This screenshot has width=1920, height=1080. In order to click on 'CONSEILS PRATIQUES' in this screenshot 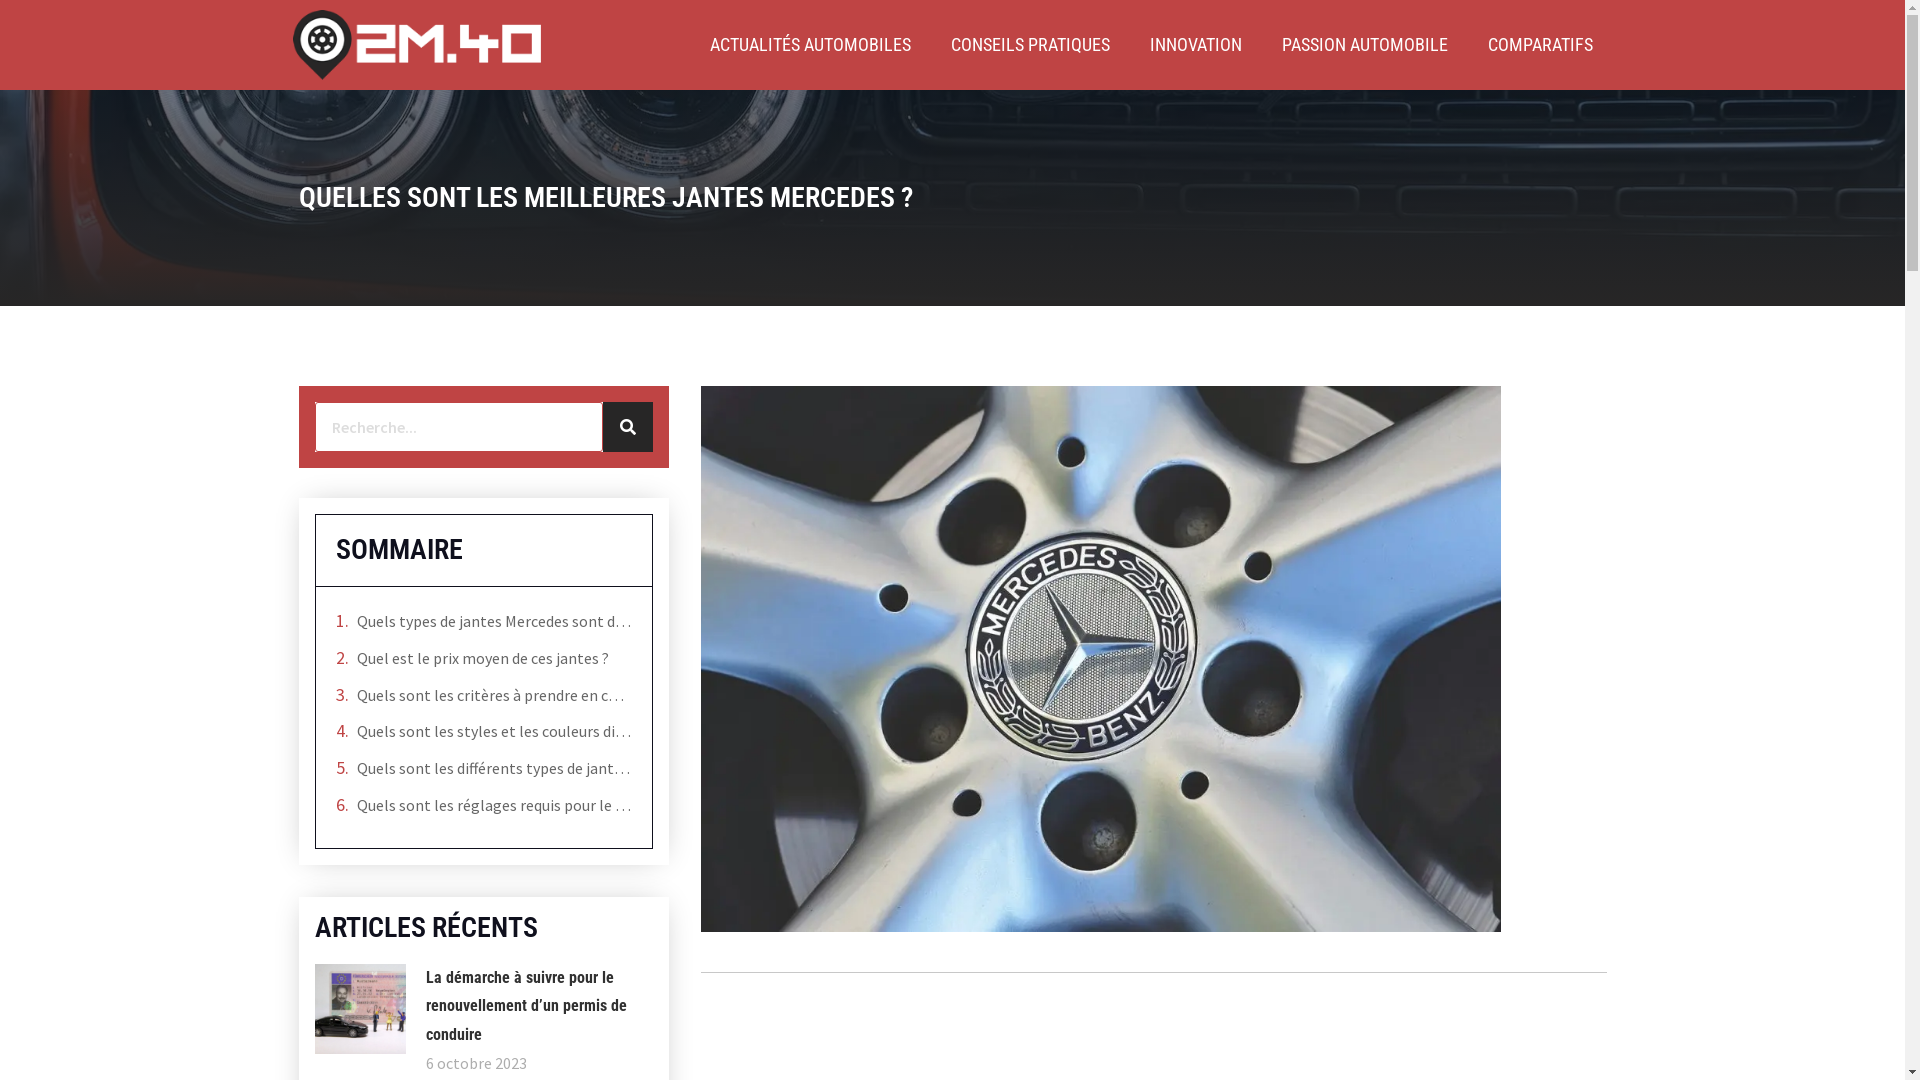, I will do `click(1029, 45)`.